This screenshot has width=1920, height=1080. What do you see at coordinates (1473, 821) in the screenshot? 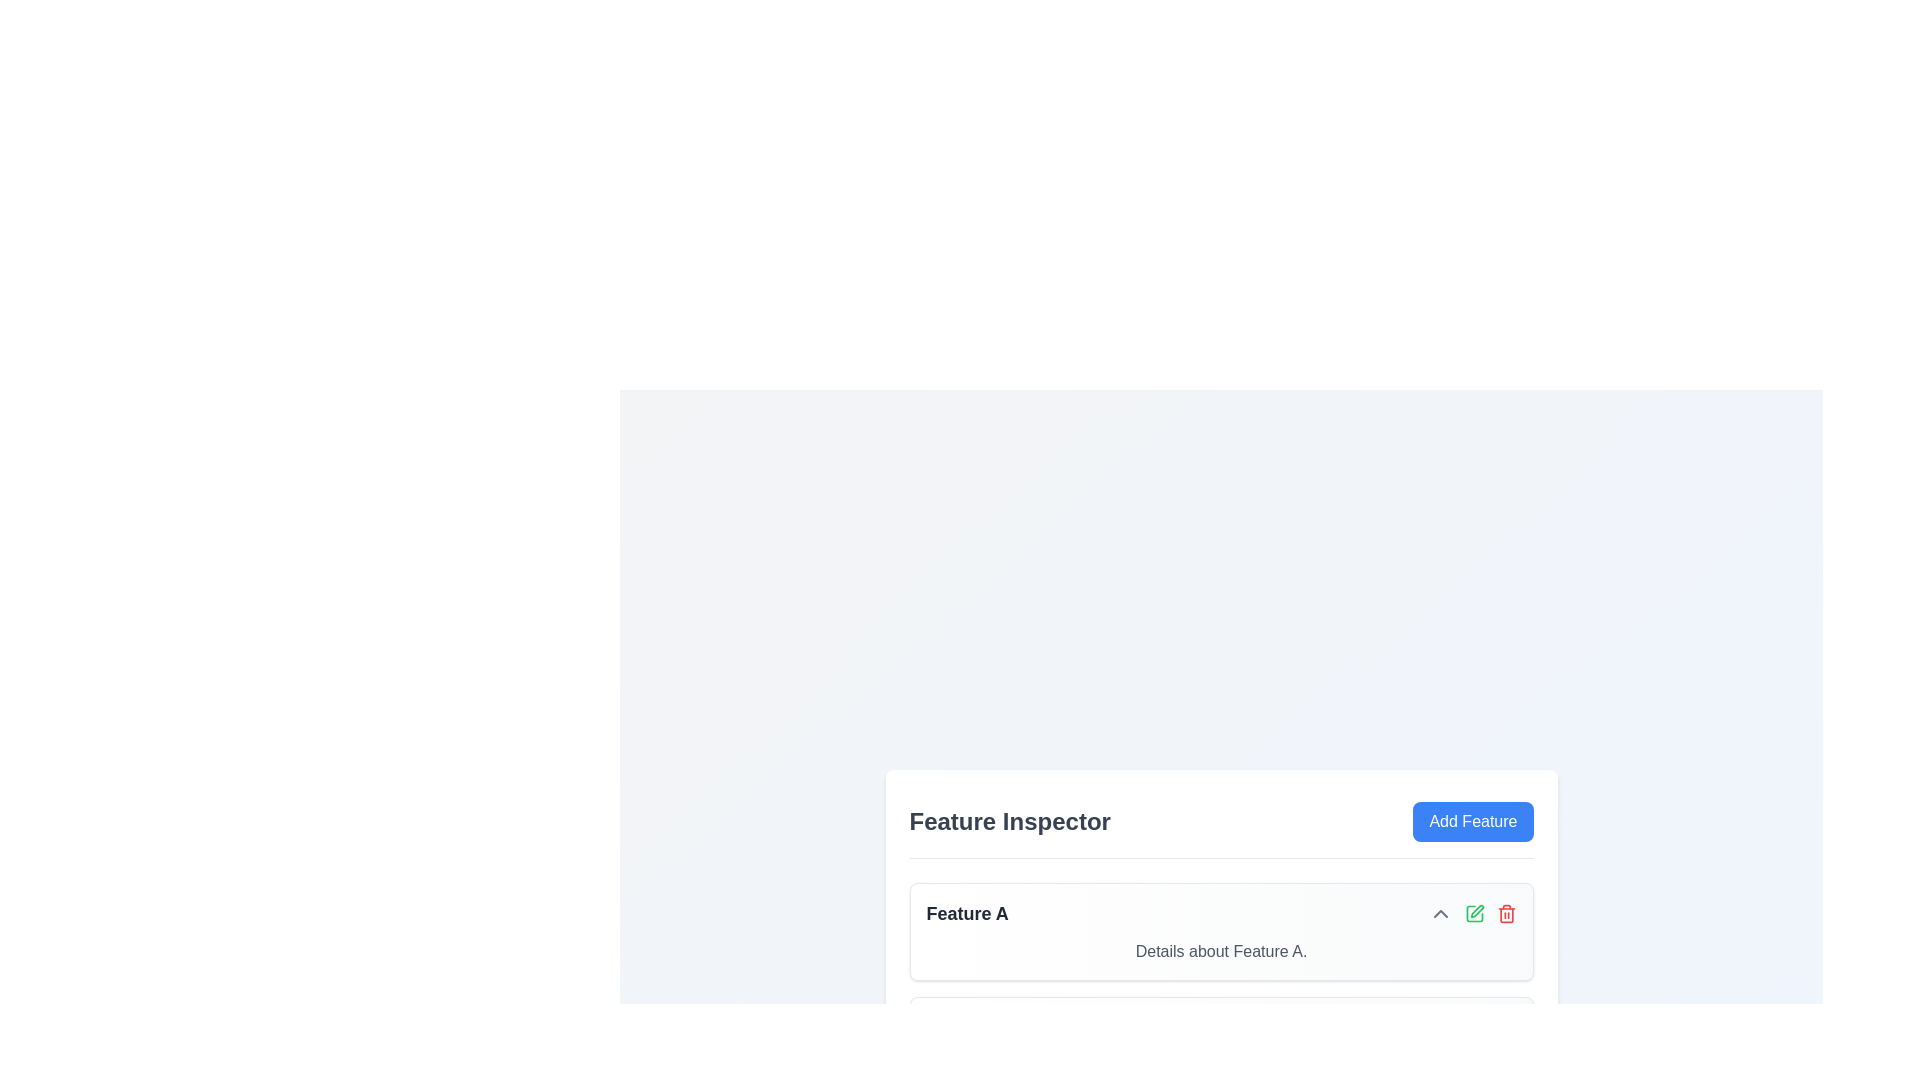
I see `the 'Add Feature' button with a blue background and white text to observe the hover effect` at bounding box center [1473, 821].